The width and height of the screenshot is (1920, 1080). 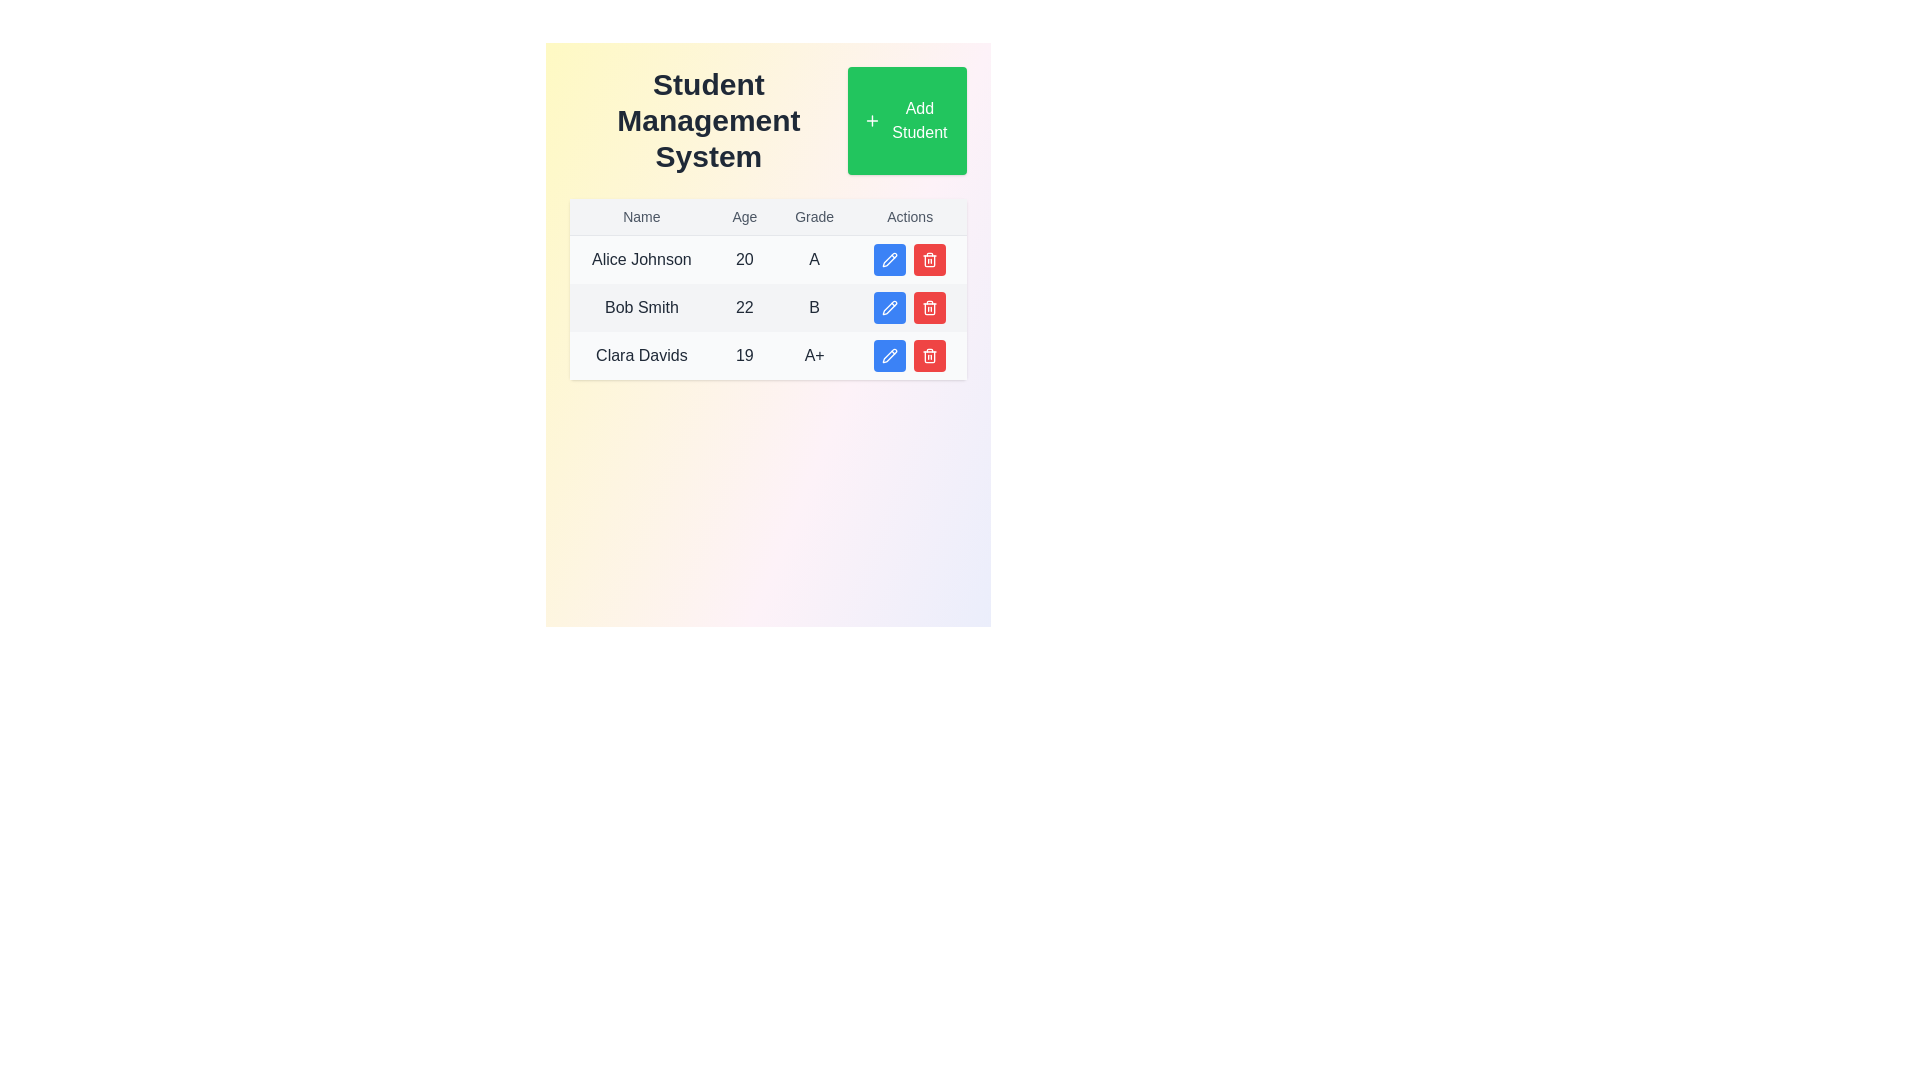 I want to click on the 'Name' column header text label in the table, which is the first column header preceding 'Age', 'Grade', and 'Actions', so click(x=641, y=217).